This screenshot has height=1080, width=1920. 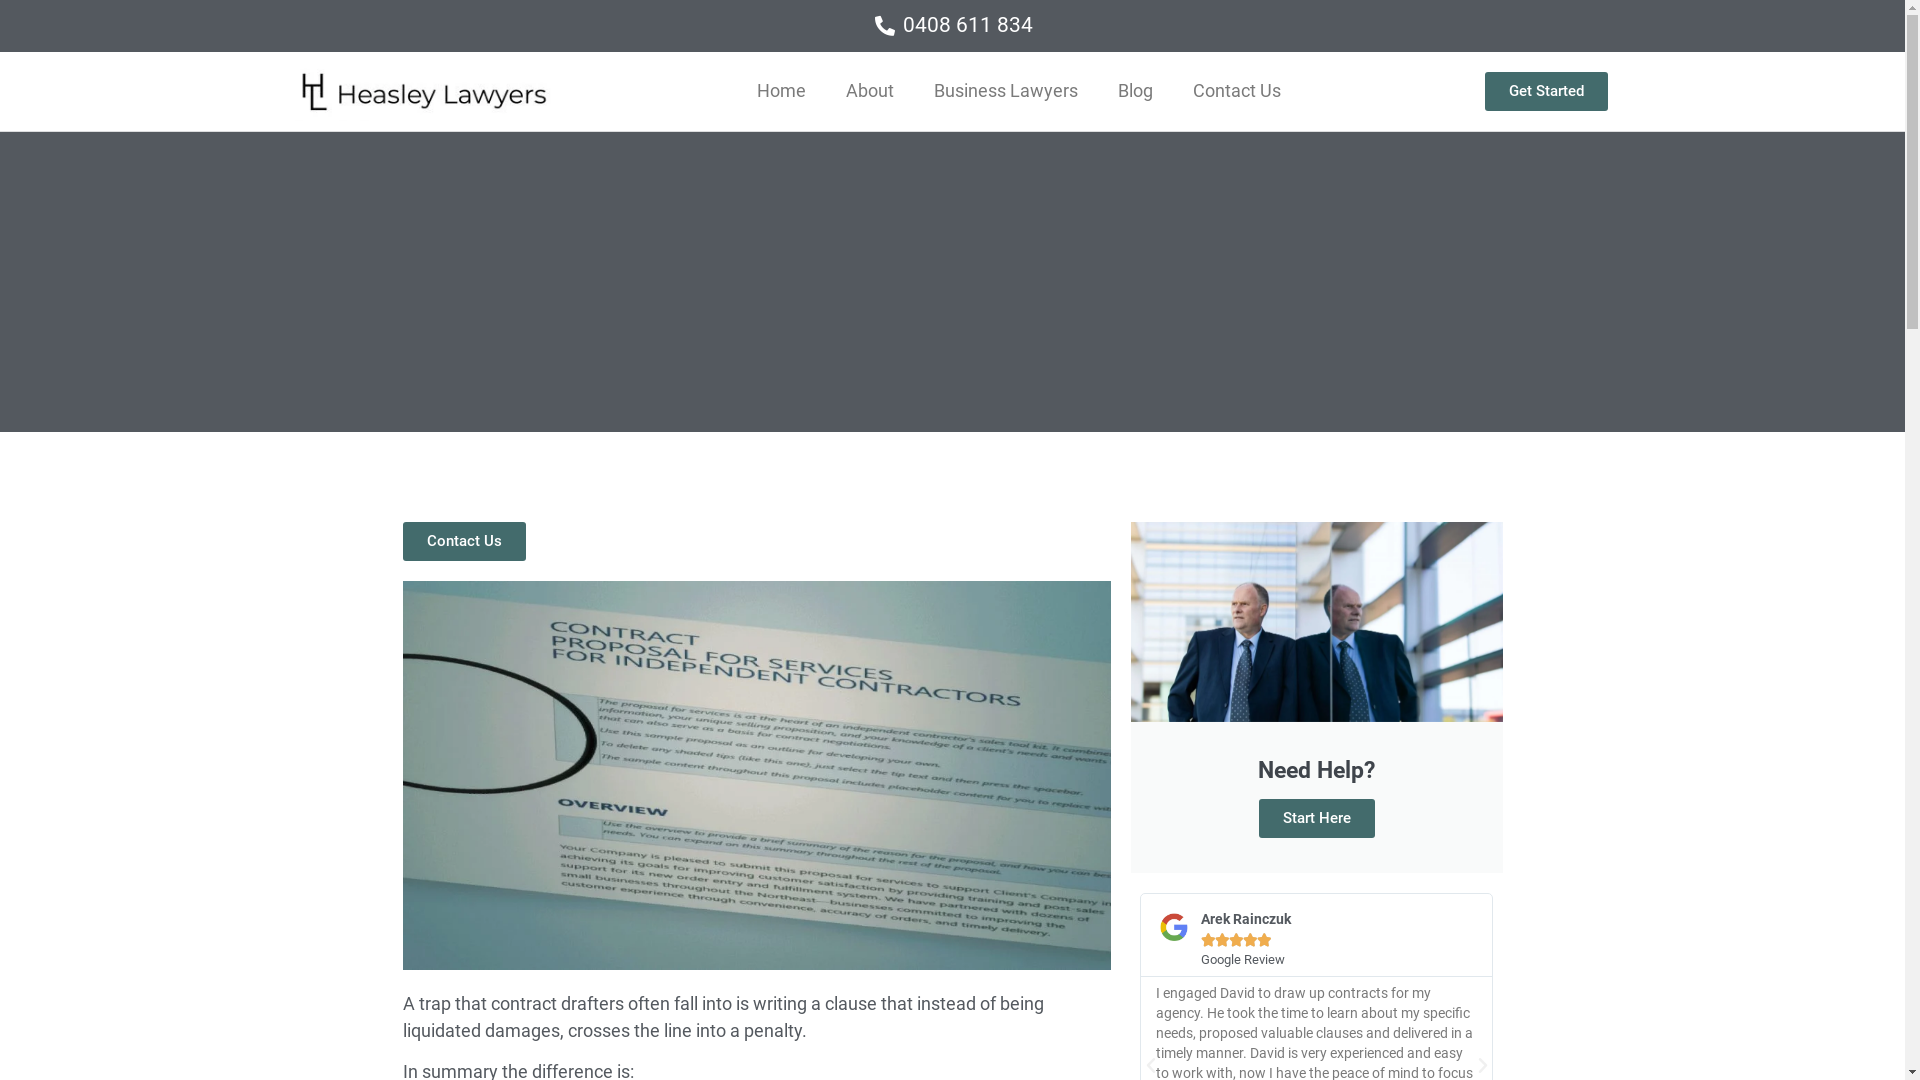 I want to click on 'Get Started', so click(x=1545, y=91).